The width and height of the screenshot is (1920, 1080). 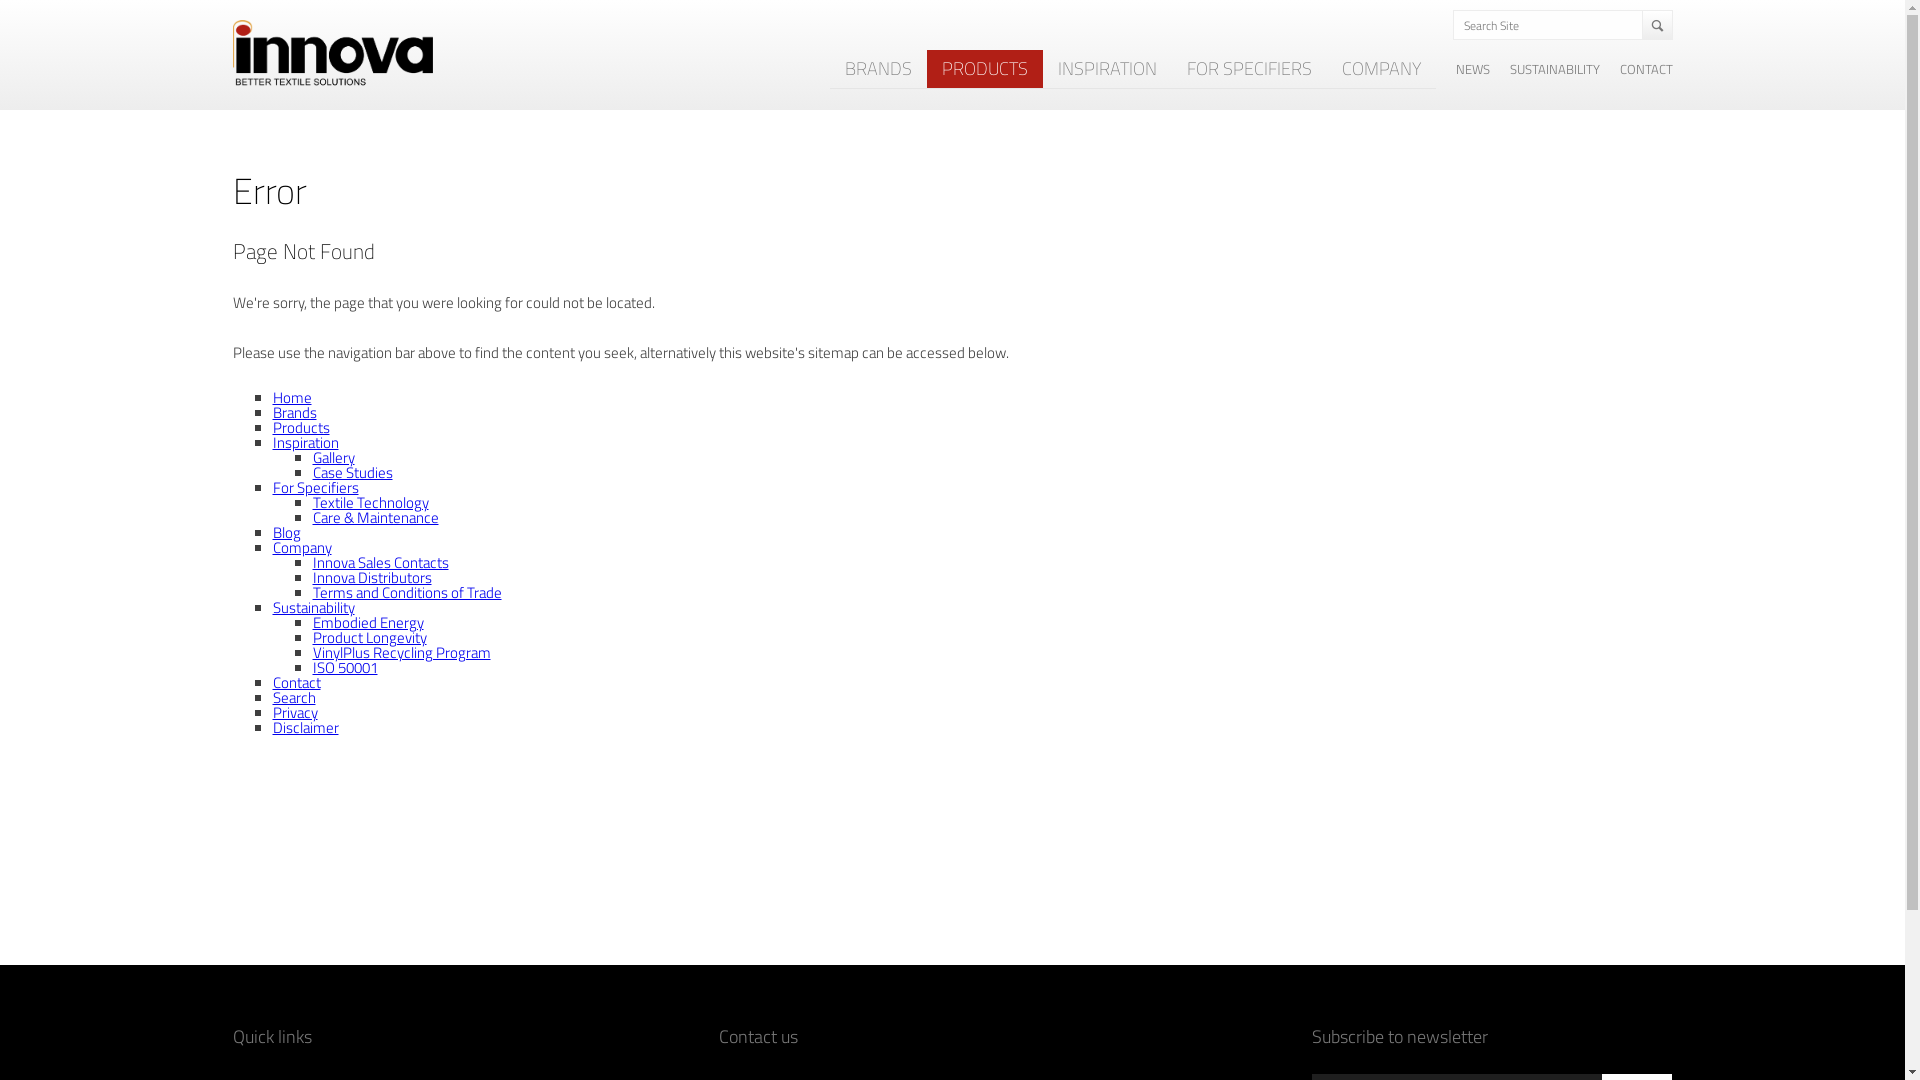 I want to click on 'PRODUCTS', so click(x=983, y=68).